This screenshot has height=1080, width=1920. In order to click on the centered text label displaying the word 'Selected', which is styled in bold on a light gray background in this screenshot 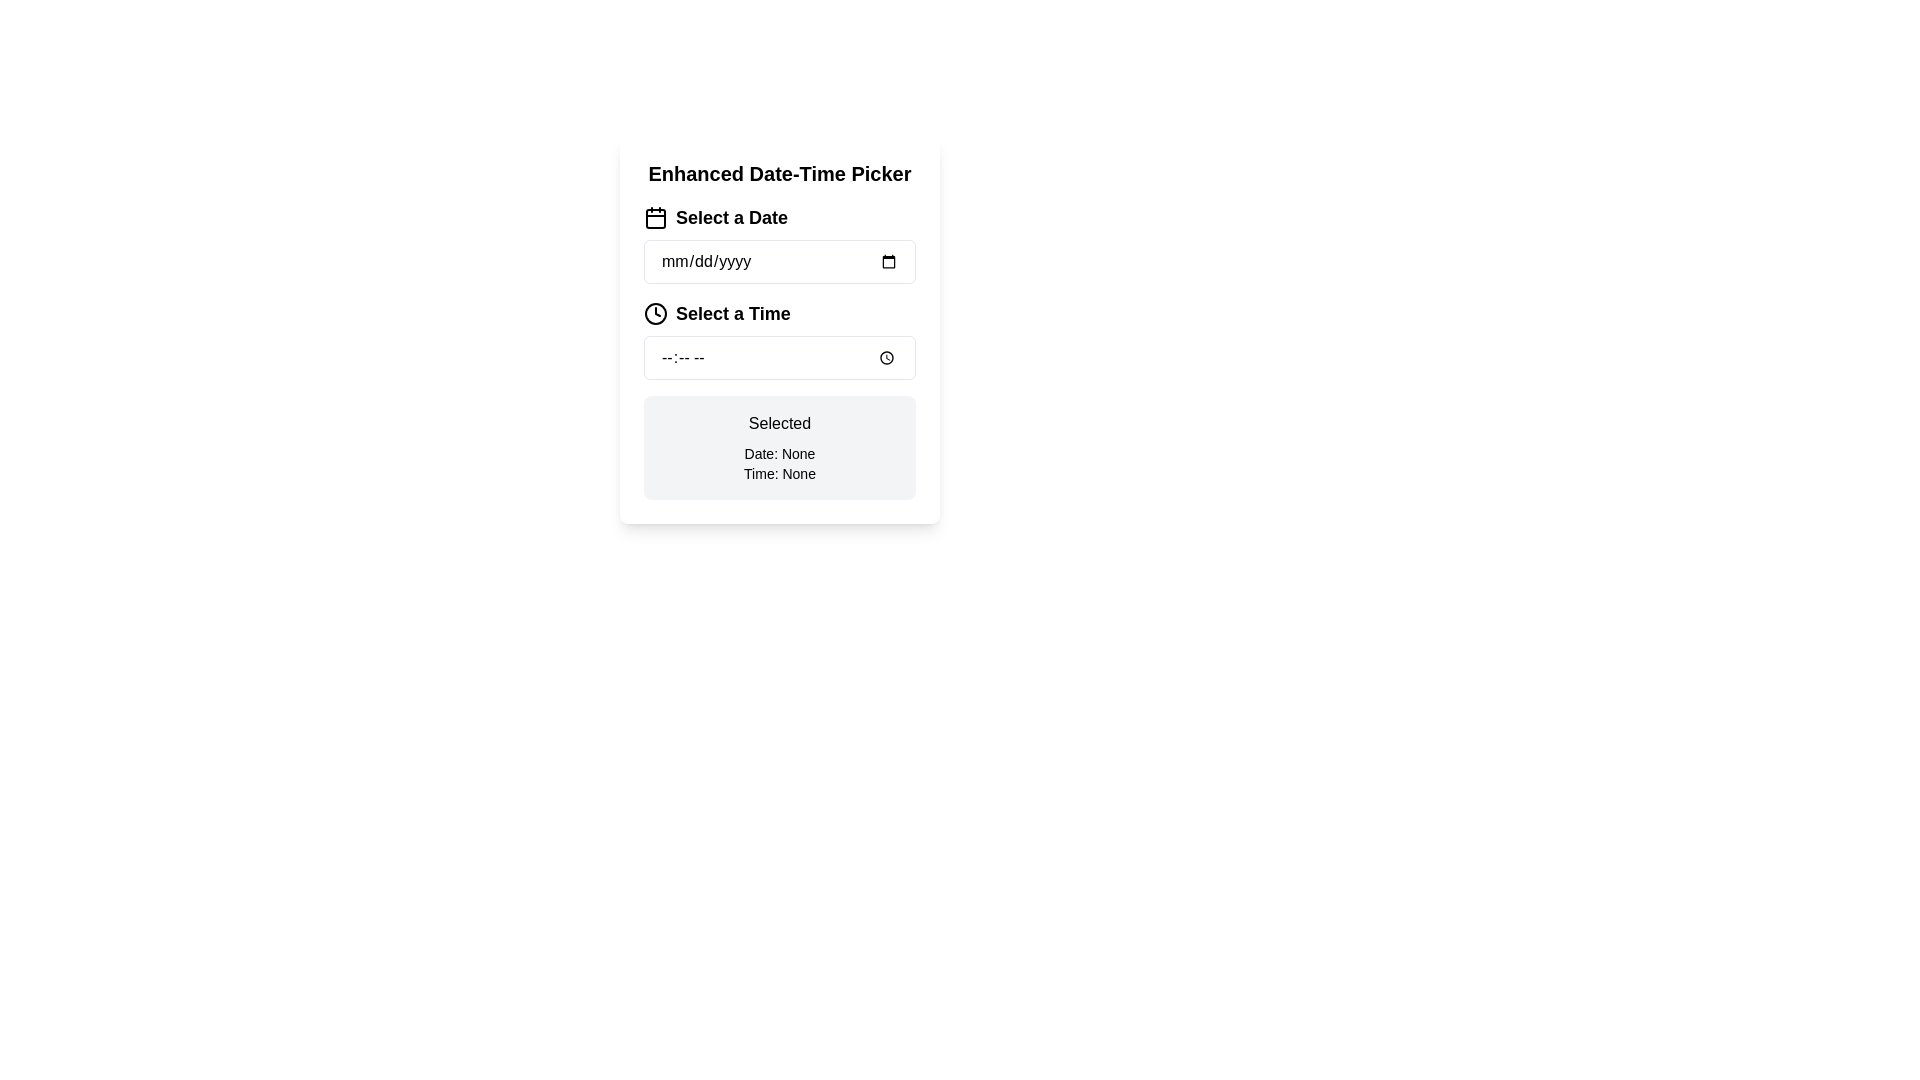, I will do `click(778, 423)`.